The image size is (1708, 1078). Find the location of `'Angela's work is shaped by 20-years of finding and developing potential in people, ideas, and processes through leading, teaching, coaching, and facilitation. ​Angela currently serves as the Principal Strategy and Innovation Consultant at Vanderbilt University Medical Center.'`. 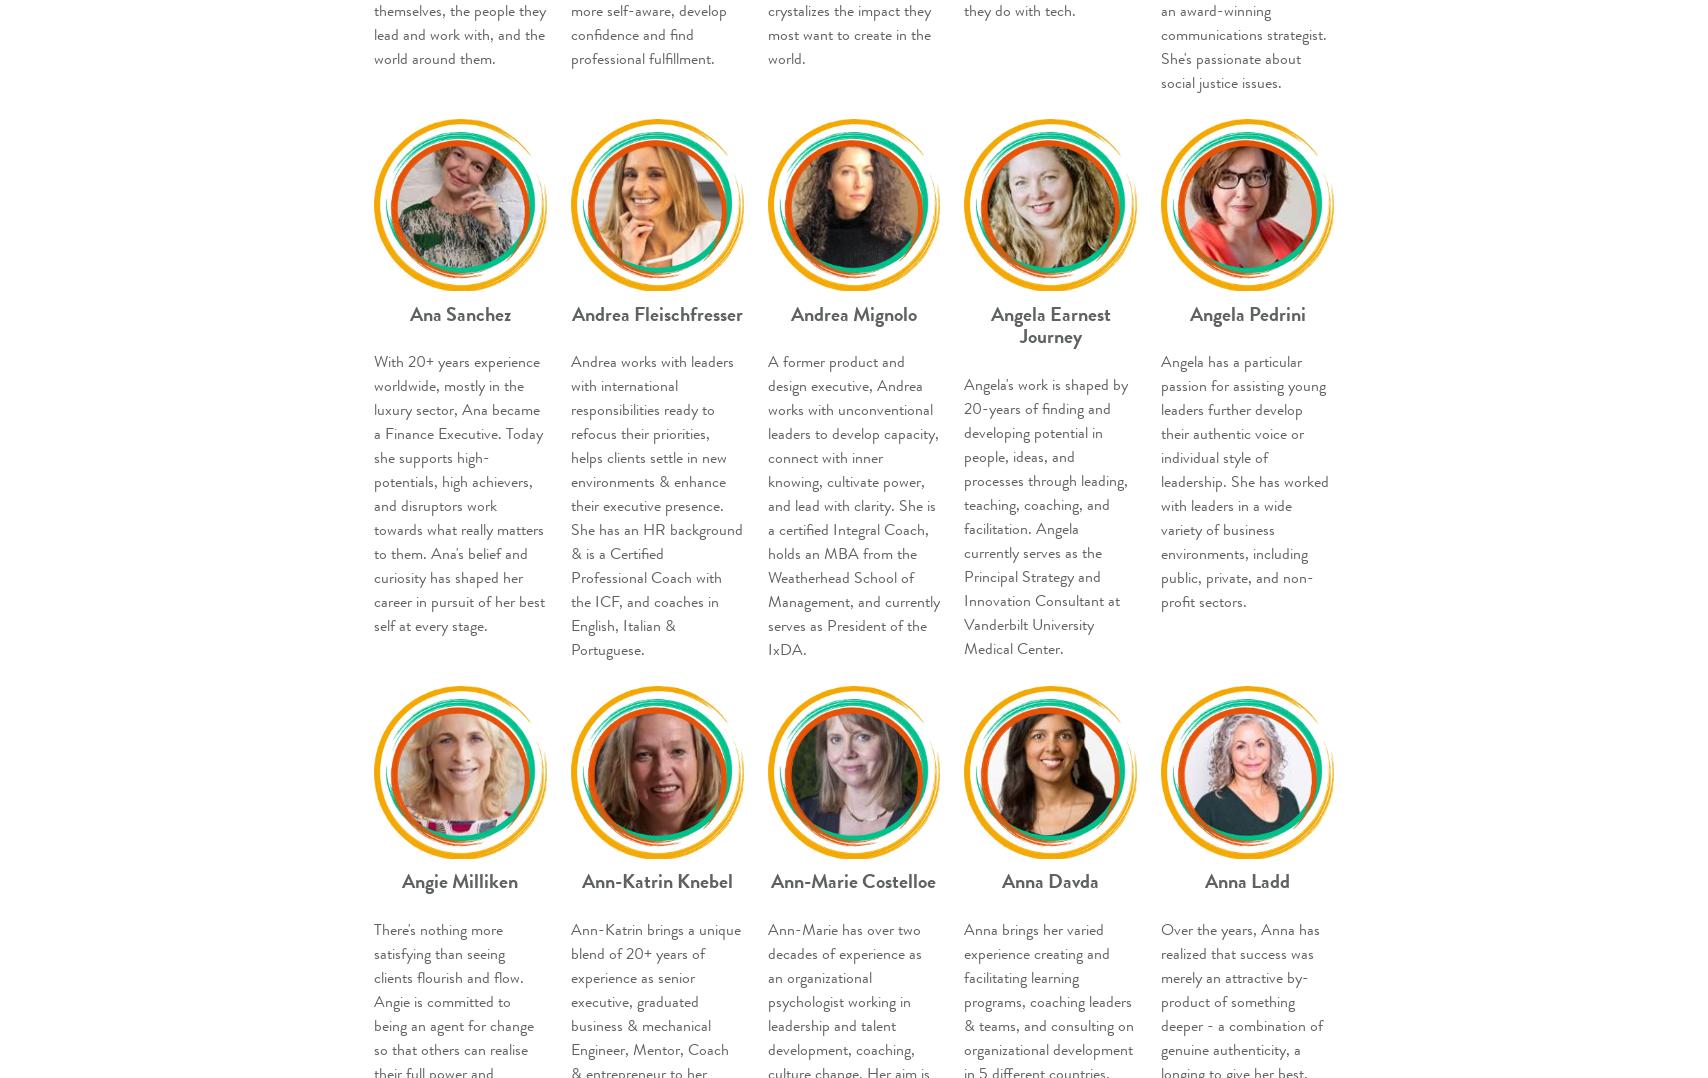

'Angela's work is shaped by 20-years of finding and developing potential in people, ideas, and processes through leading, teaching, coaching, and facilitation. ​Angela currently serves as the Principal Strategy and Innovation Consultant at Vanderbilt University Medical Center.' is located at coordinates (1045, 516).